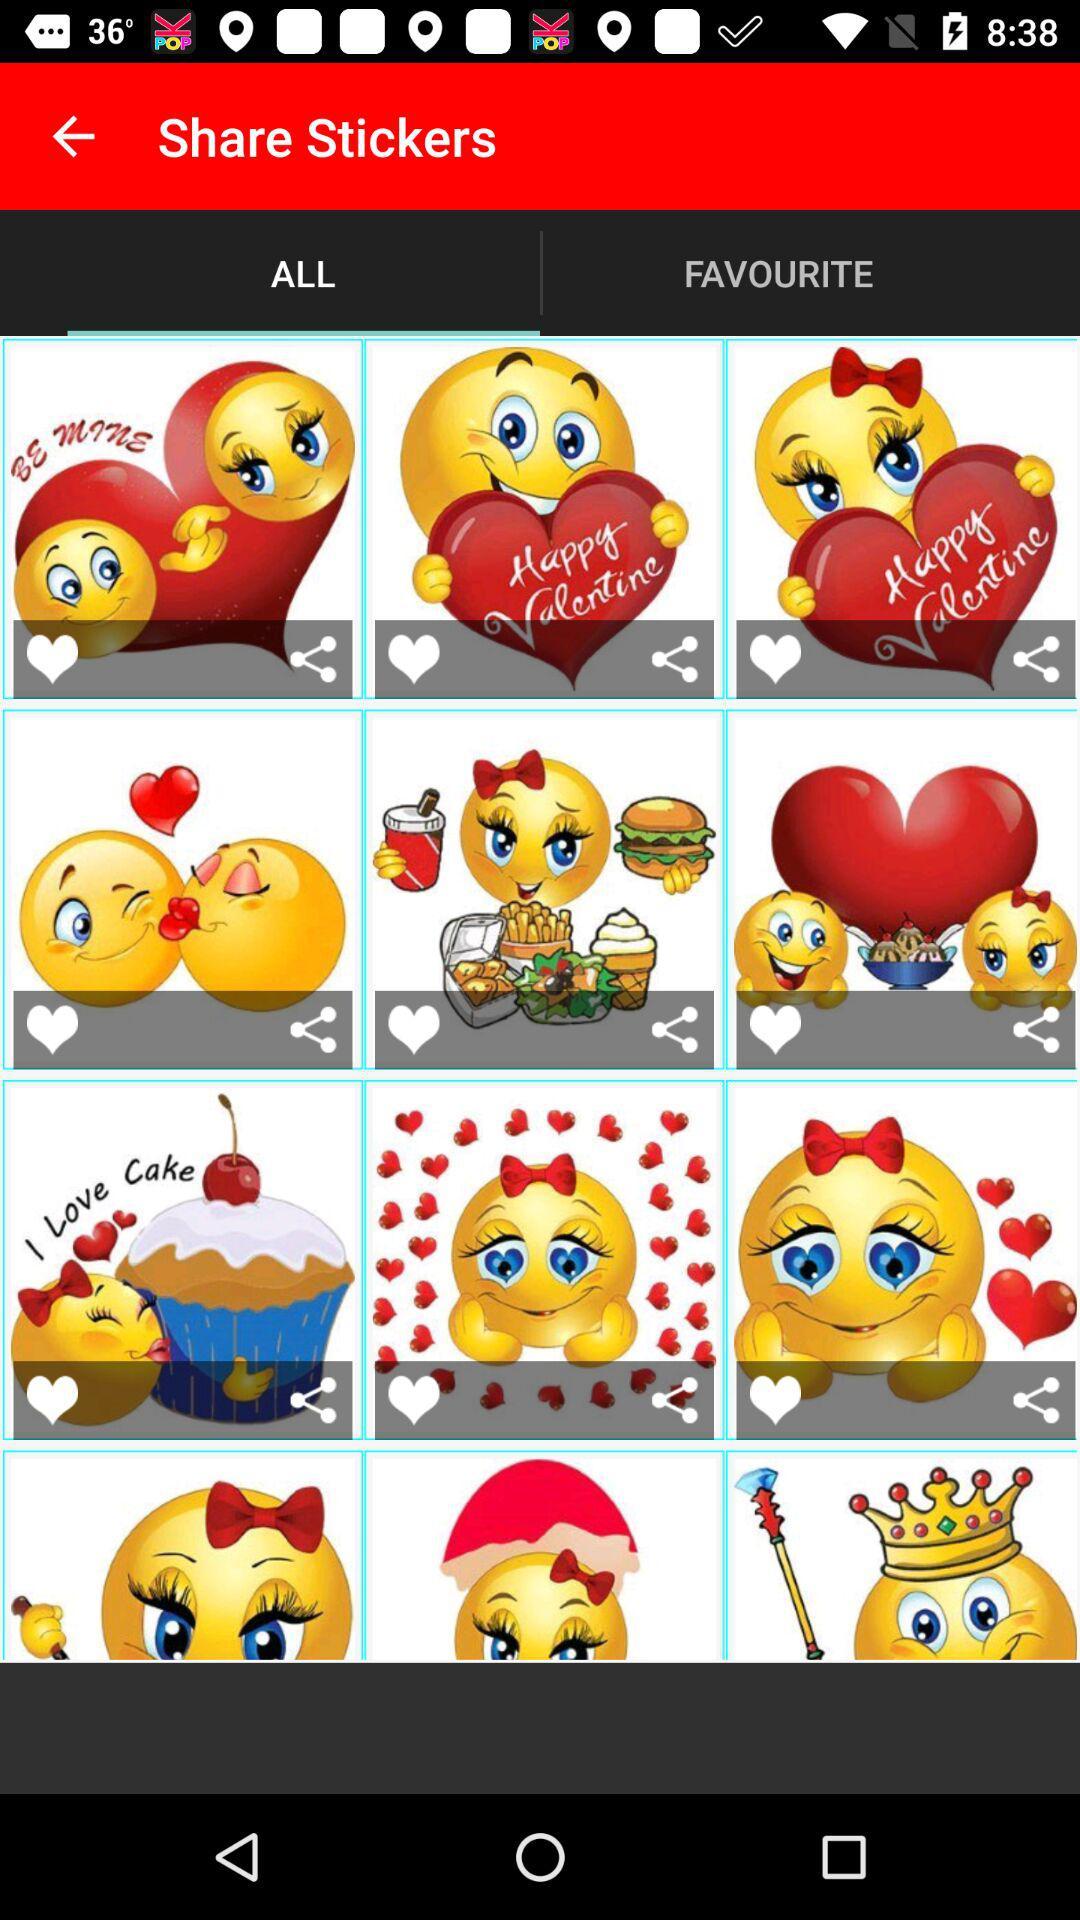 This screenshot has height=1920, width=1080. I want to click on birthday and love cake, so click(313, 1399).